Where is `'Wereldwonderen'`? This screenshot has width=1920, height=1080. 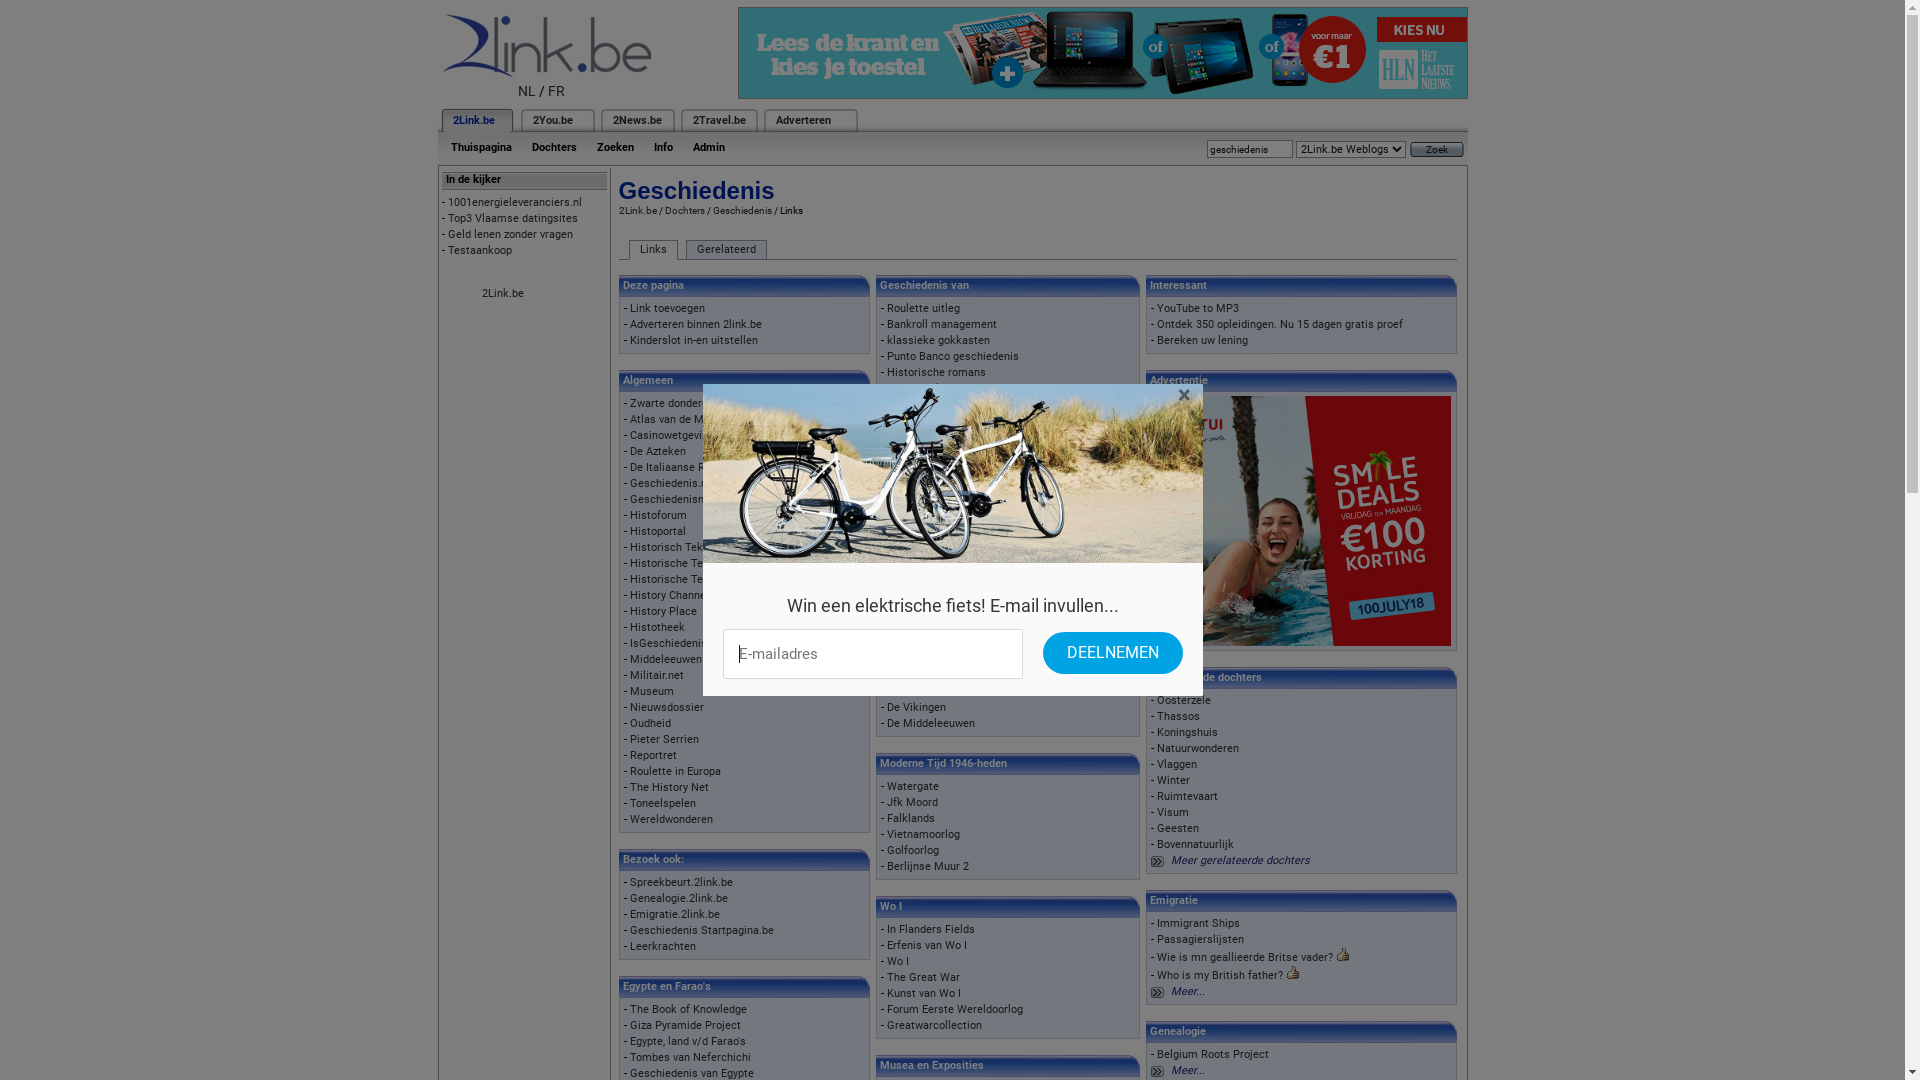 'Wereldwonderen' is located at coordinates (628, 819).